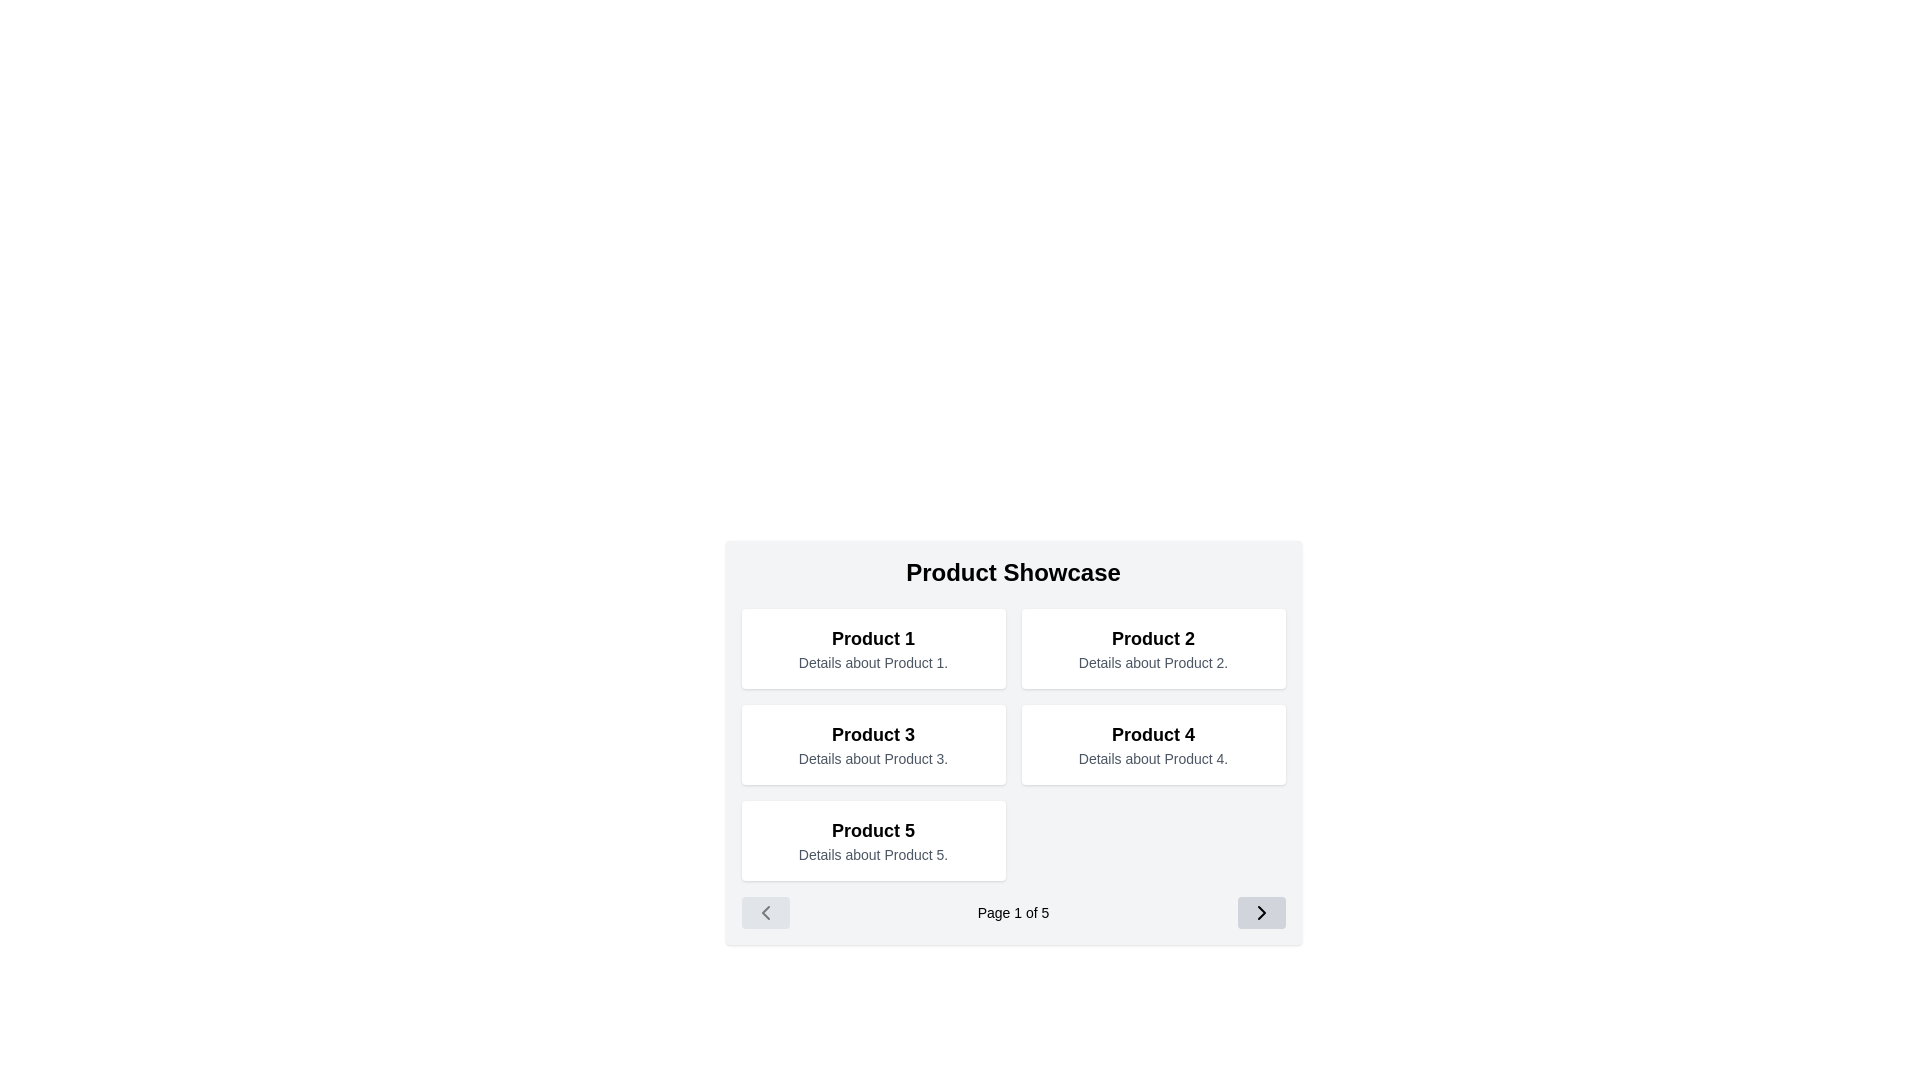 This screenshot has width=1920, height=1080. Describe the element at coordinates (1013, 913) in the screenshot. I see `the pagination label displaying 'Page 1 of 5', which is styled with a smaller font on a light gray background, located at the bottom section of the 'Product Showcase' area` at that location.